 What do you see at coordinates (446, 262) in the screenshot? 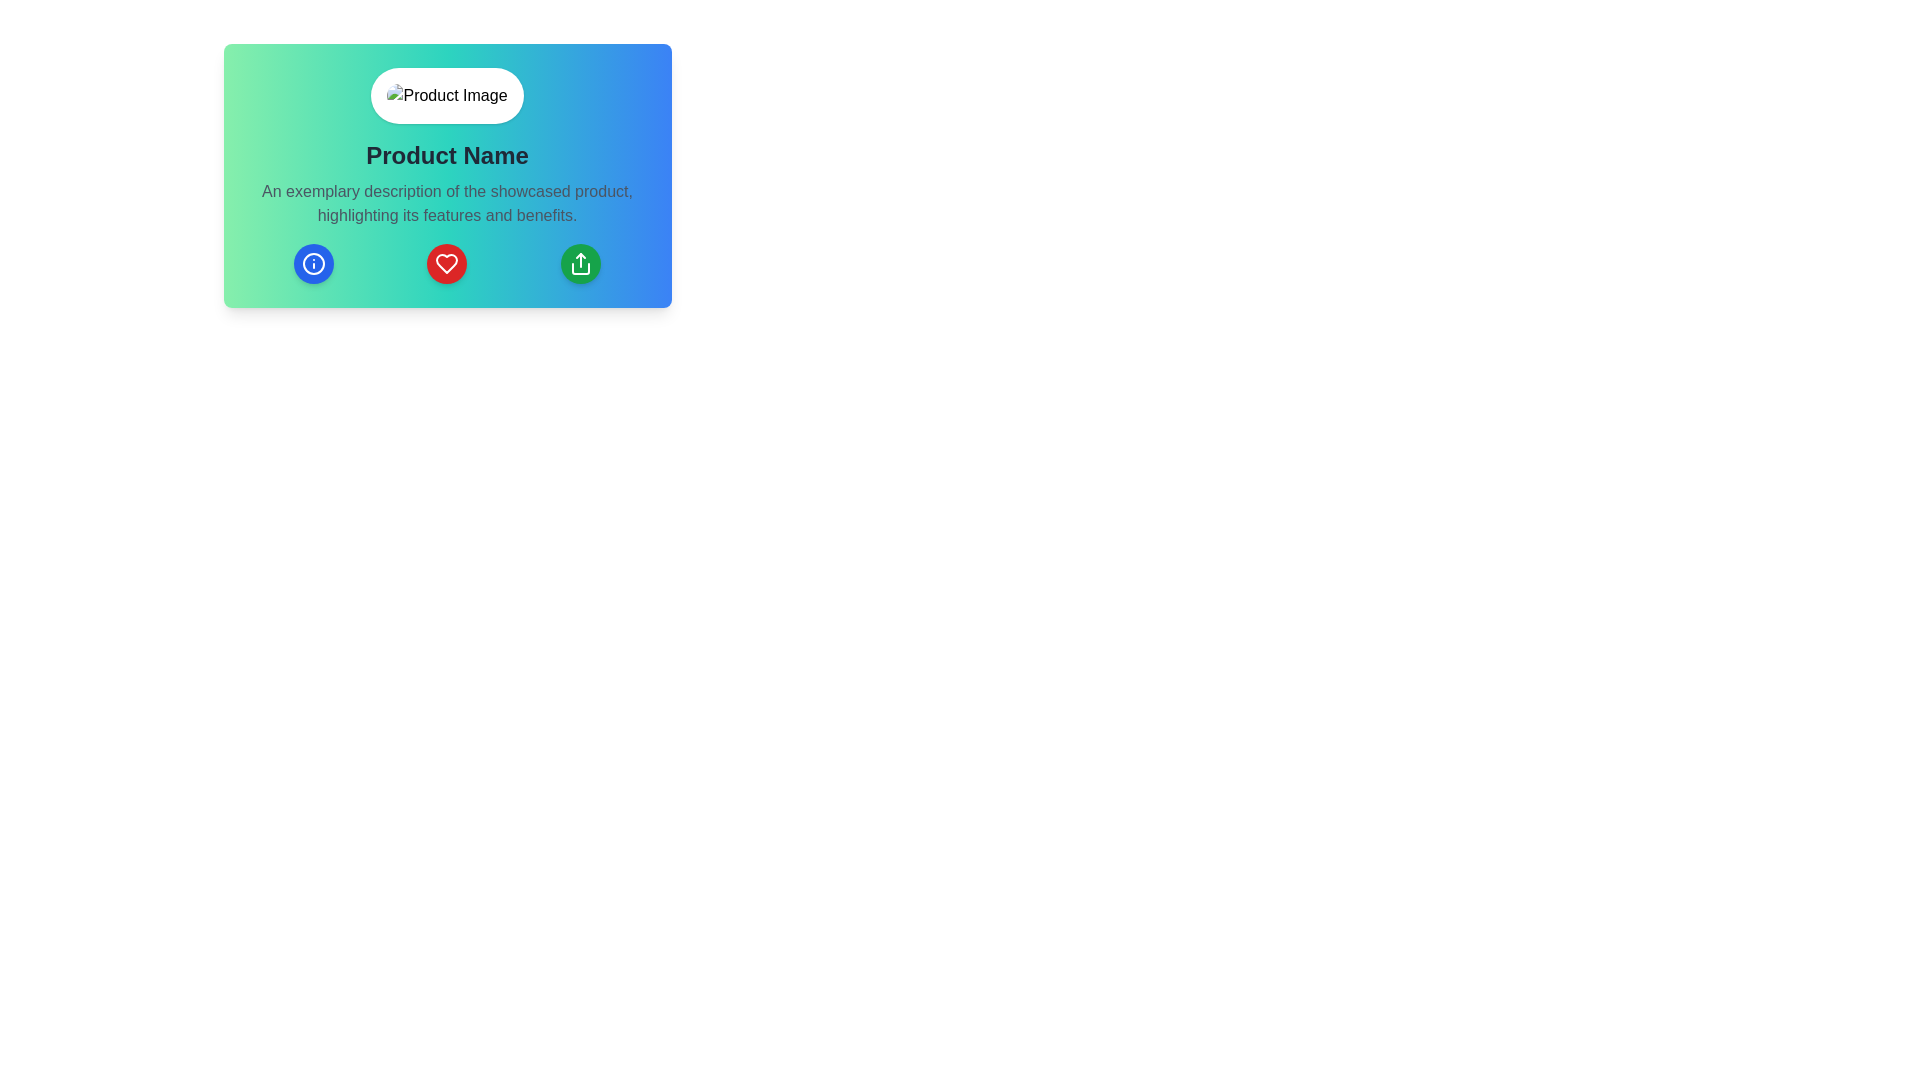
I see `the circular red button with a white heart icon to like or favorite the product` at bounding box center [446, 262].